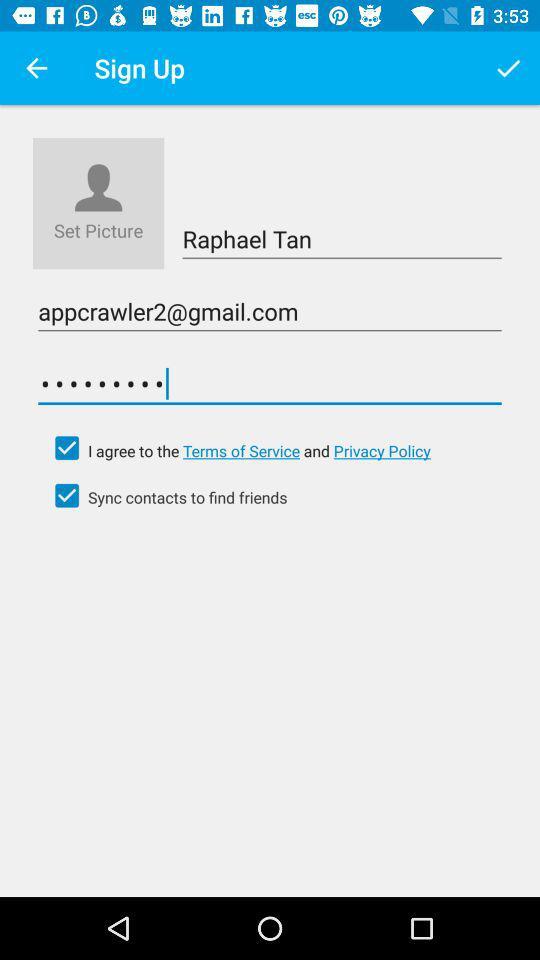 The height and width of the screenshot is (960, 540). Describe the element at coordinates (67, 448) in the screenshot. I see `check box` at that location.